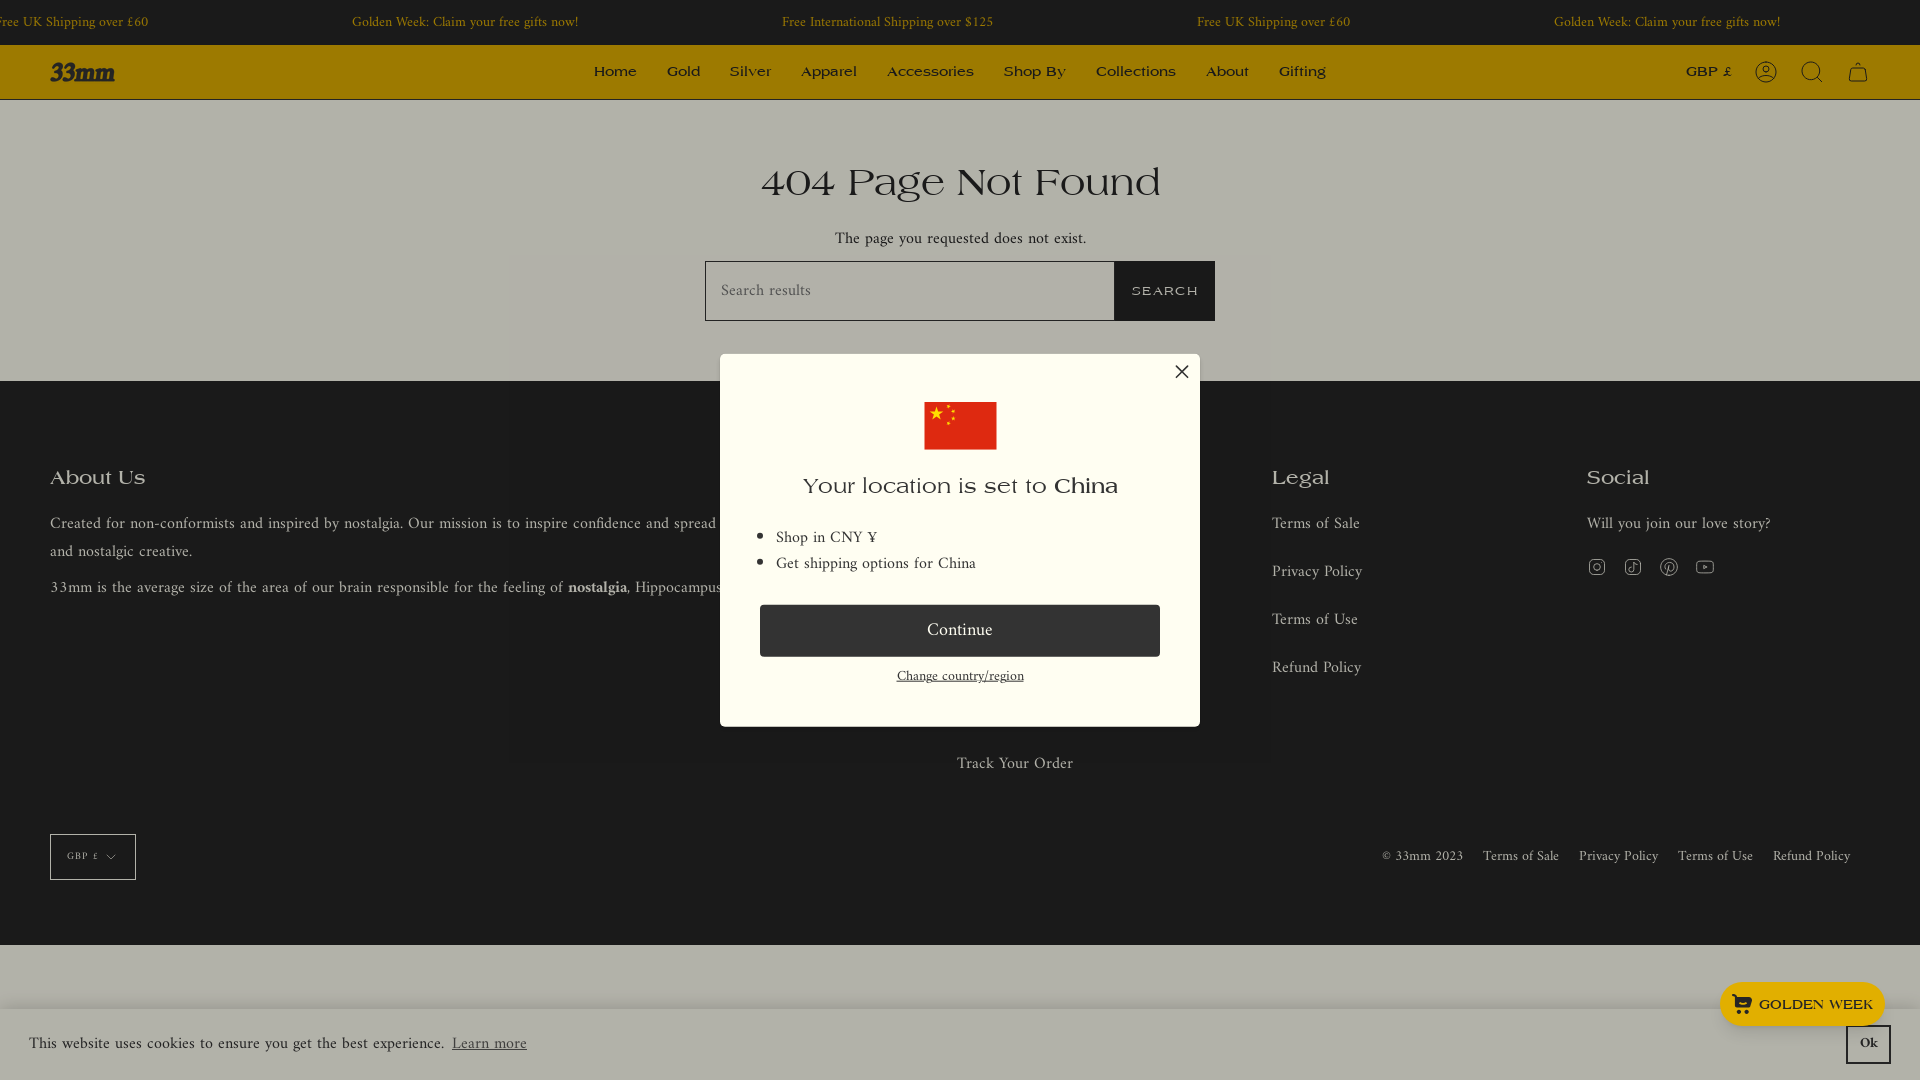 The height and width of the screenshot is (1080, 1920). What do you see at coordinates (489, 1043) in the screenshot?
I see `'Learn more'` at bounding box center [489, 1043].